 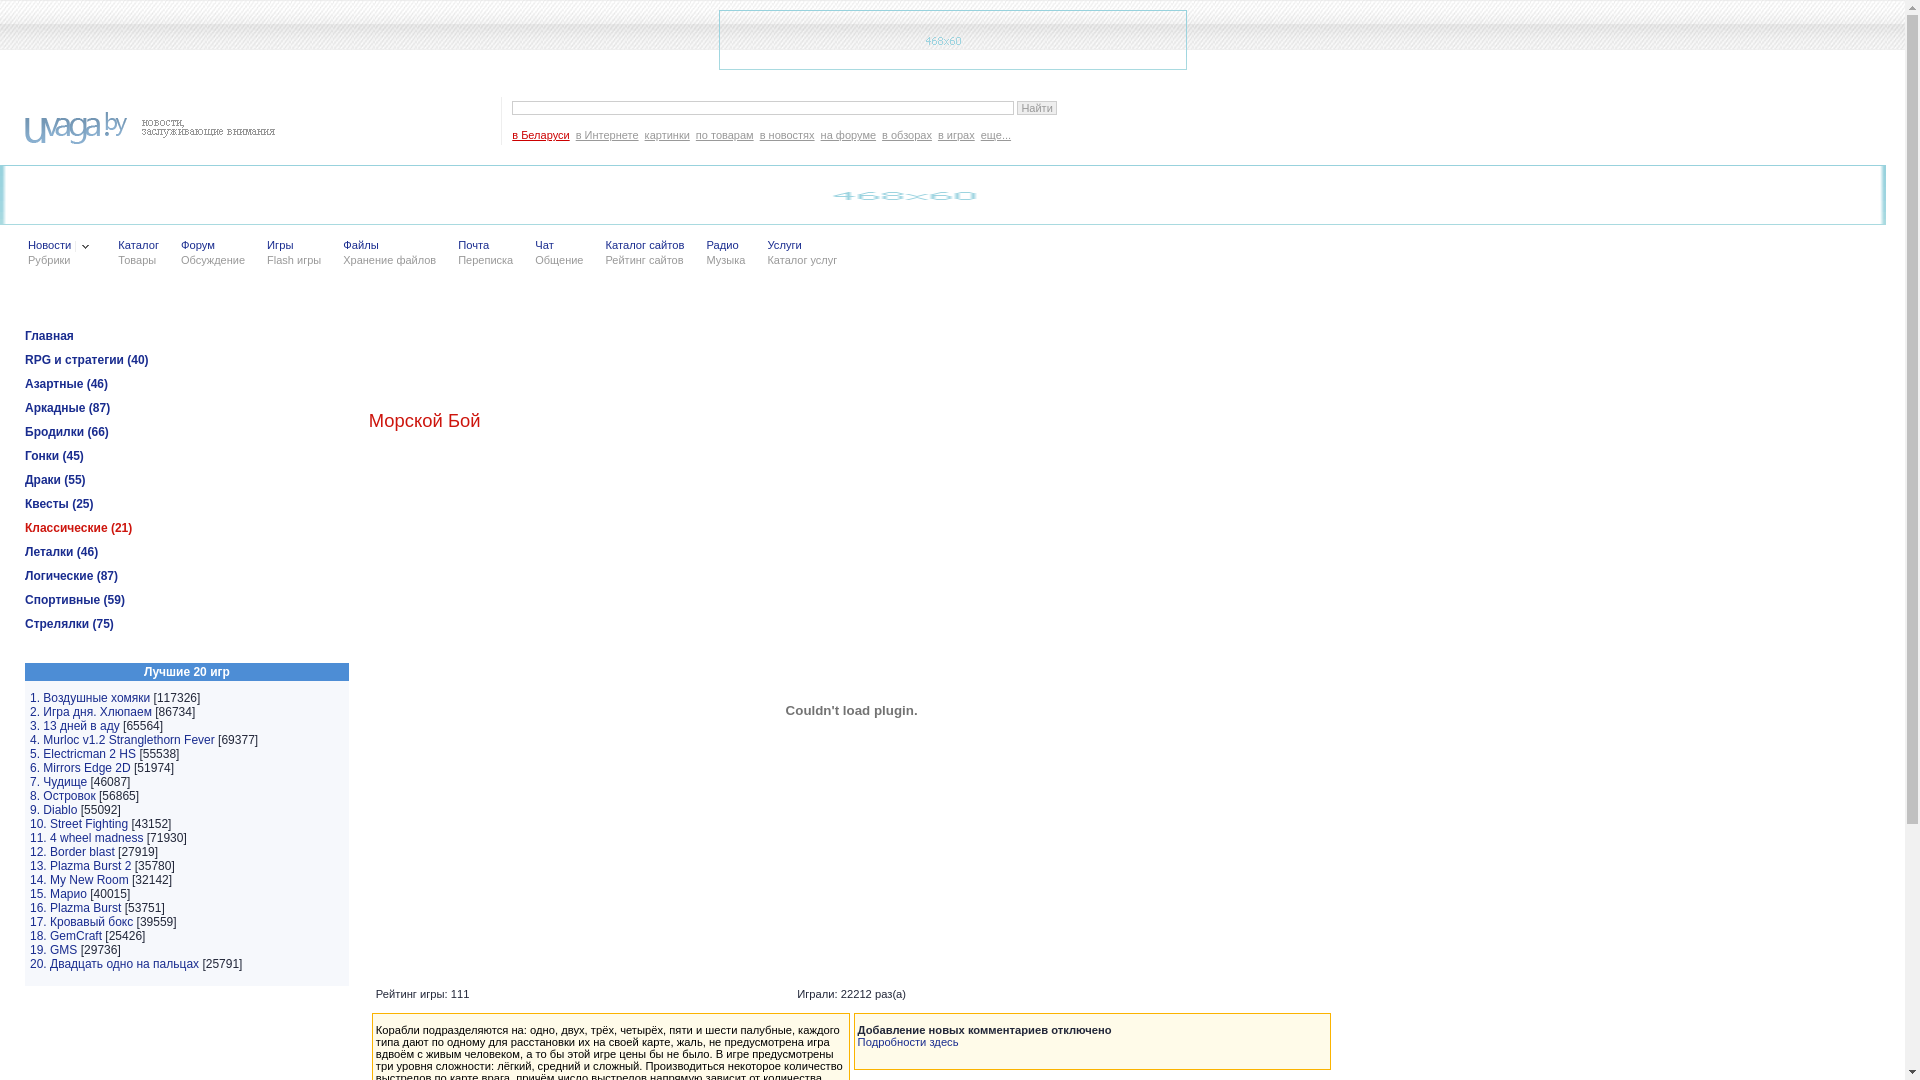 What do you see at coordinates (80, 865) in the screenshot?
I see `'13. Plazma Burst 2'` at bounding box center [80, 865].